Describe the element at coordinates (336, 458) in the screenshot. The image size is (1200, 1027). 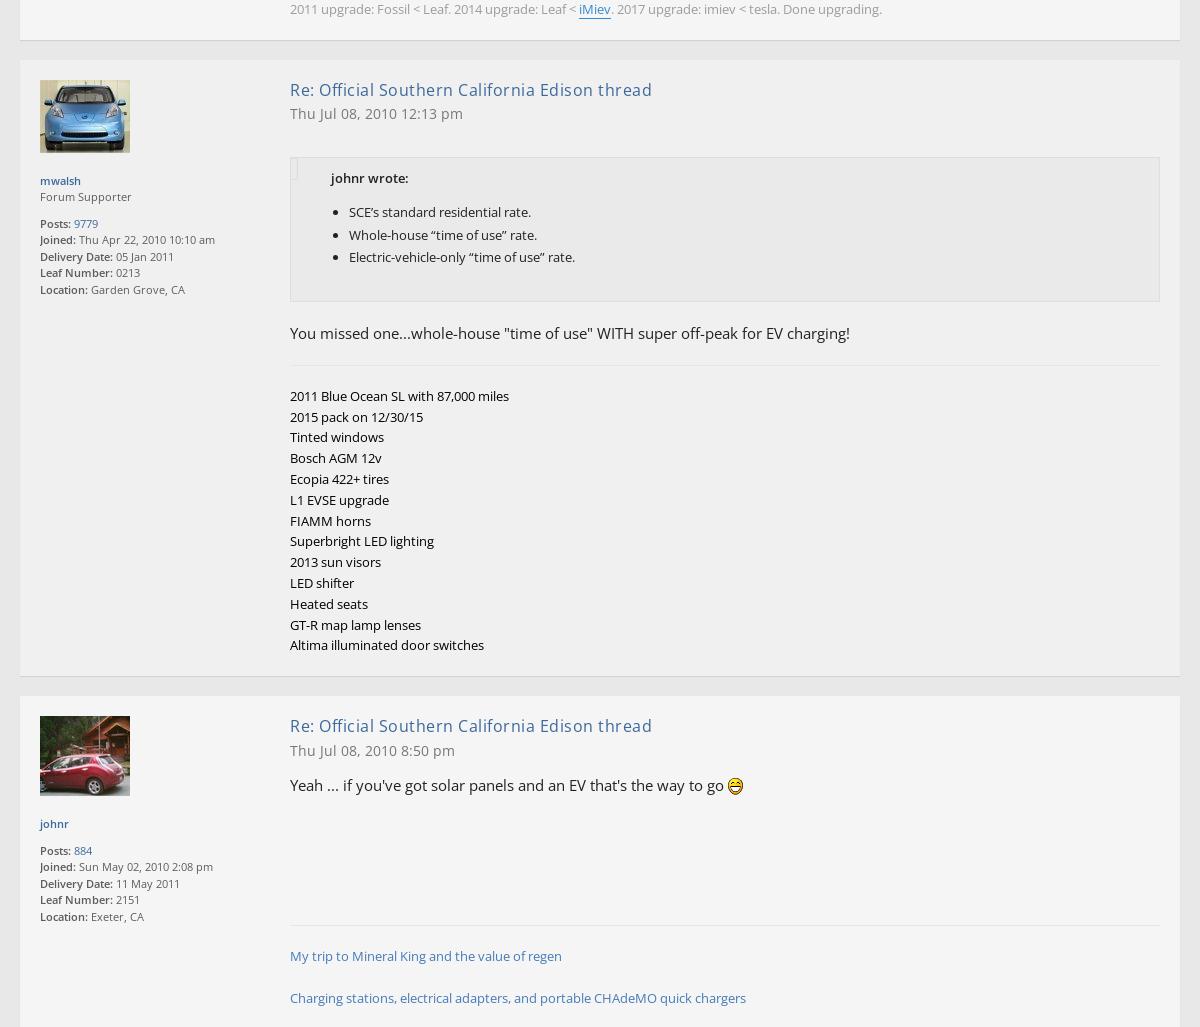
I see `'Bosch AGM 12v'` at that location.